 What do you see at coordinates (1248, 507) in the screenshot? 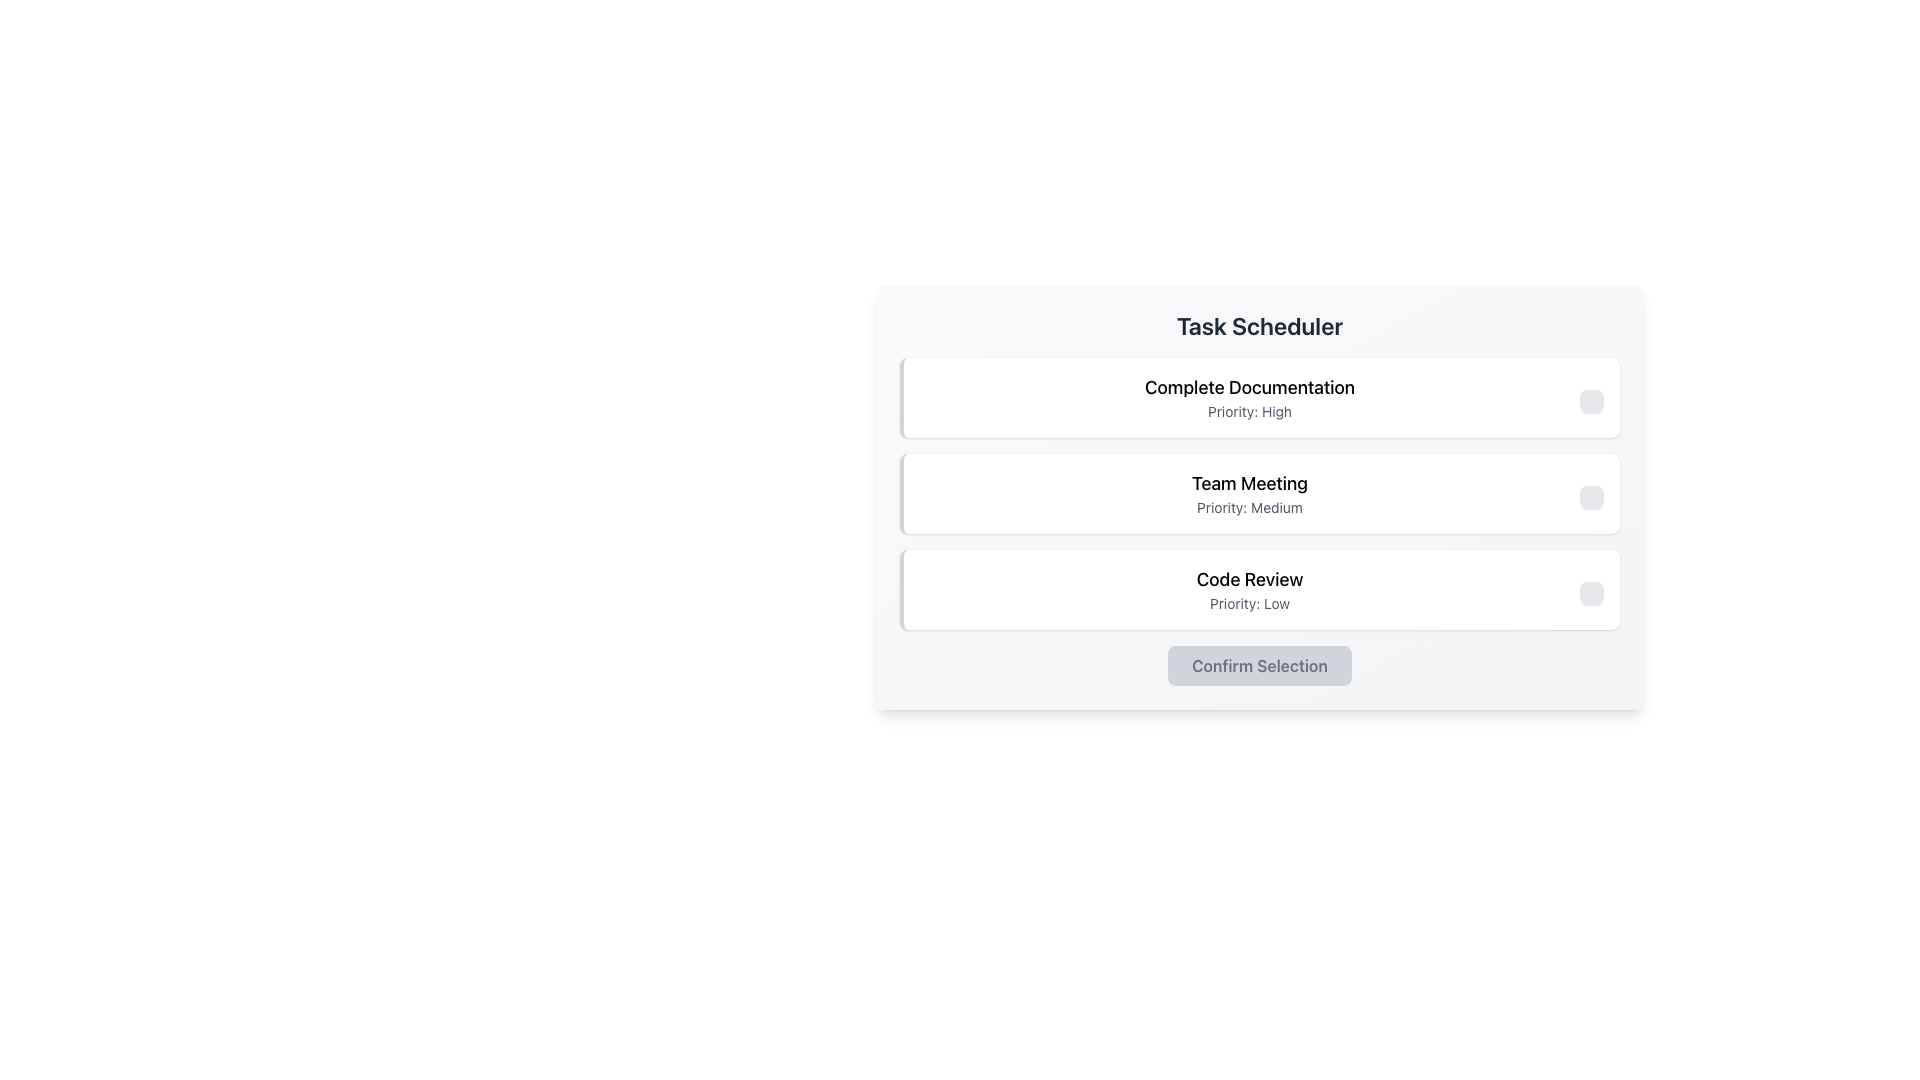
I see `the Text label indicating the priority level of 'Team Meeting', located in the second section of the task list` at bounding box center [1248, 507].